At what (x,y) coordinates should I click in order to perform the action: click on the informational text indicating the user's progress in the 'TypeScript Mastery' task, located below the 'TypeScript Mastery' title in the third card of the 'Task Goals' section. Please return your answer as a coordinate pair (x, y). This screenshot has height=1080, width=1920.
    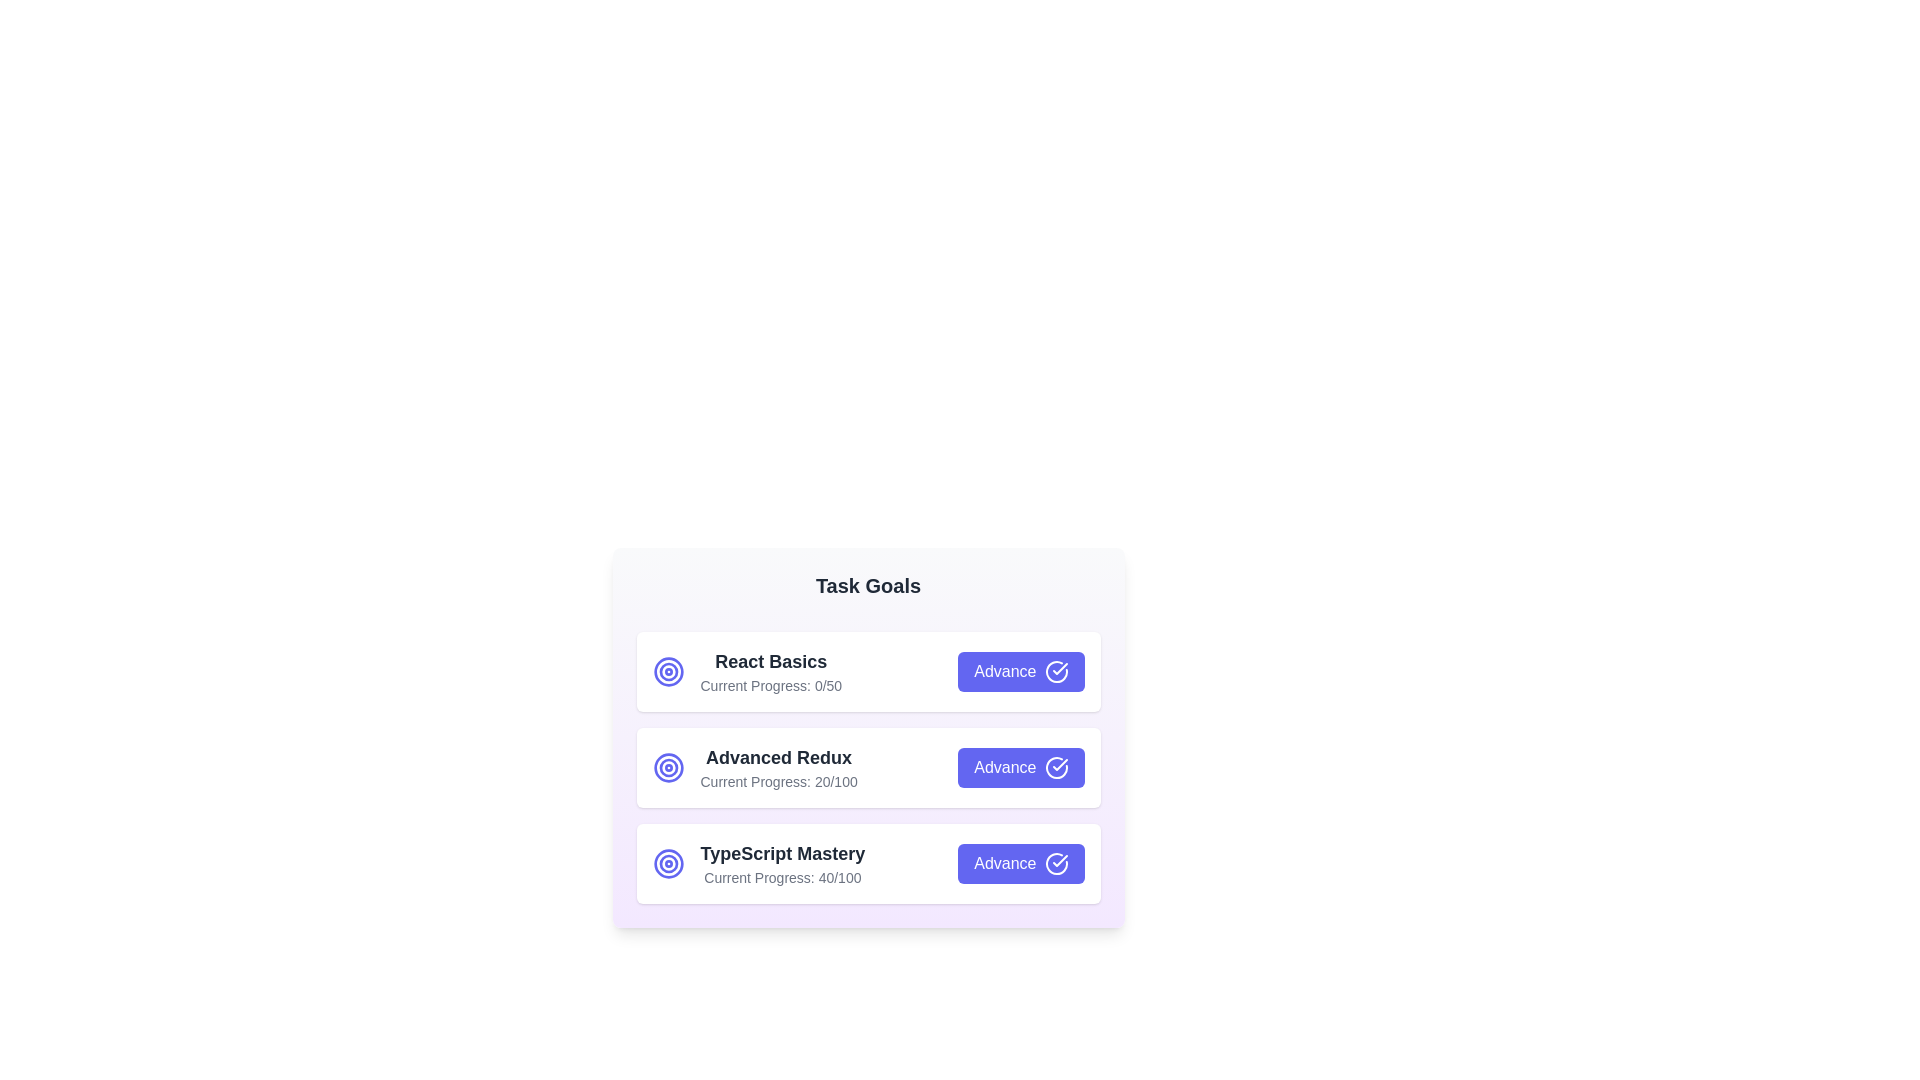
    Looking at the image, I should click on (781, 877).